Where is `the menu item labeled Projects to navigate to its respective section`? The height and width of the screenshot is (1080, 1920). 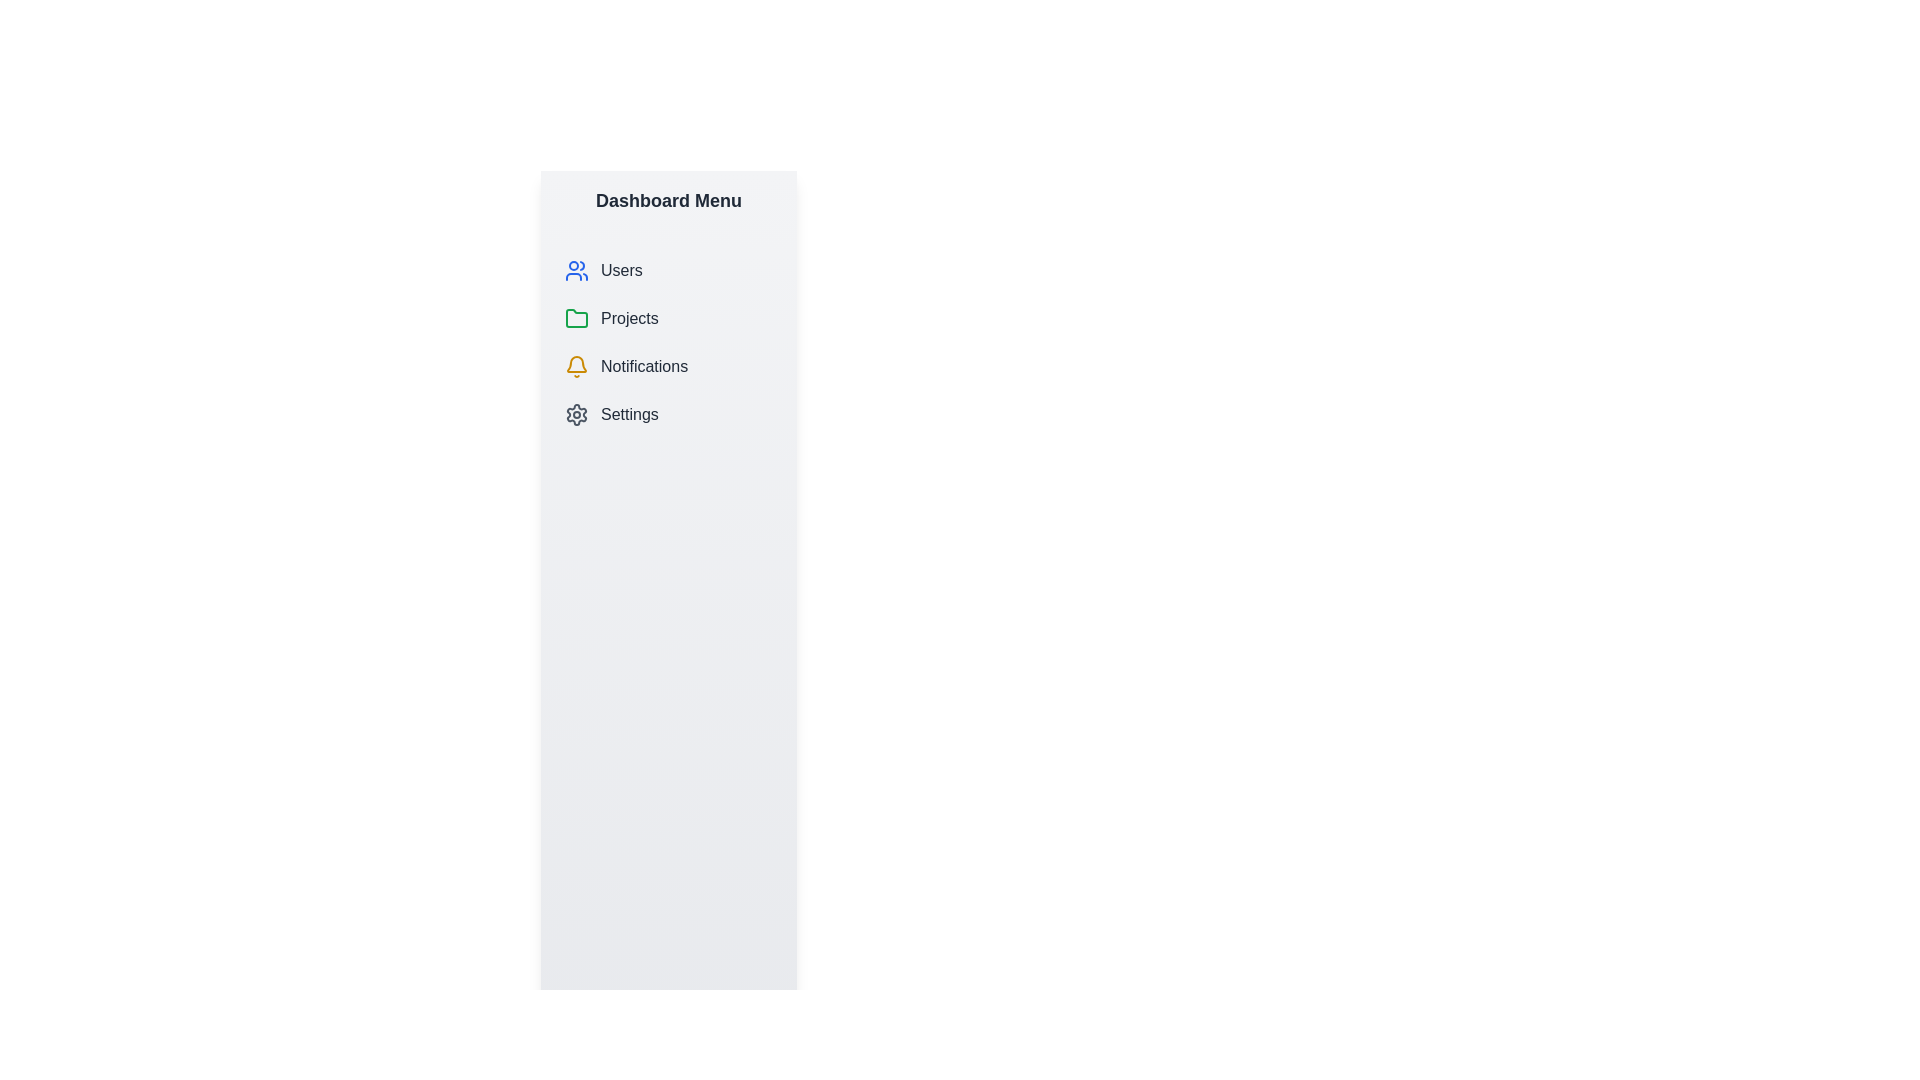
the menu item labeled Projects to navigate to its respective section is located at coordinates (668, 318).